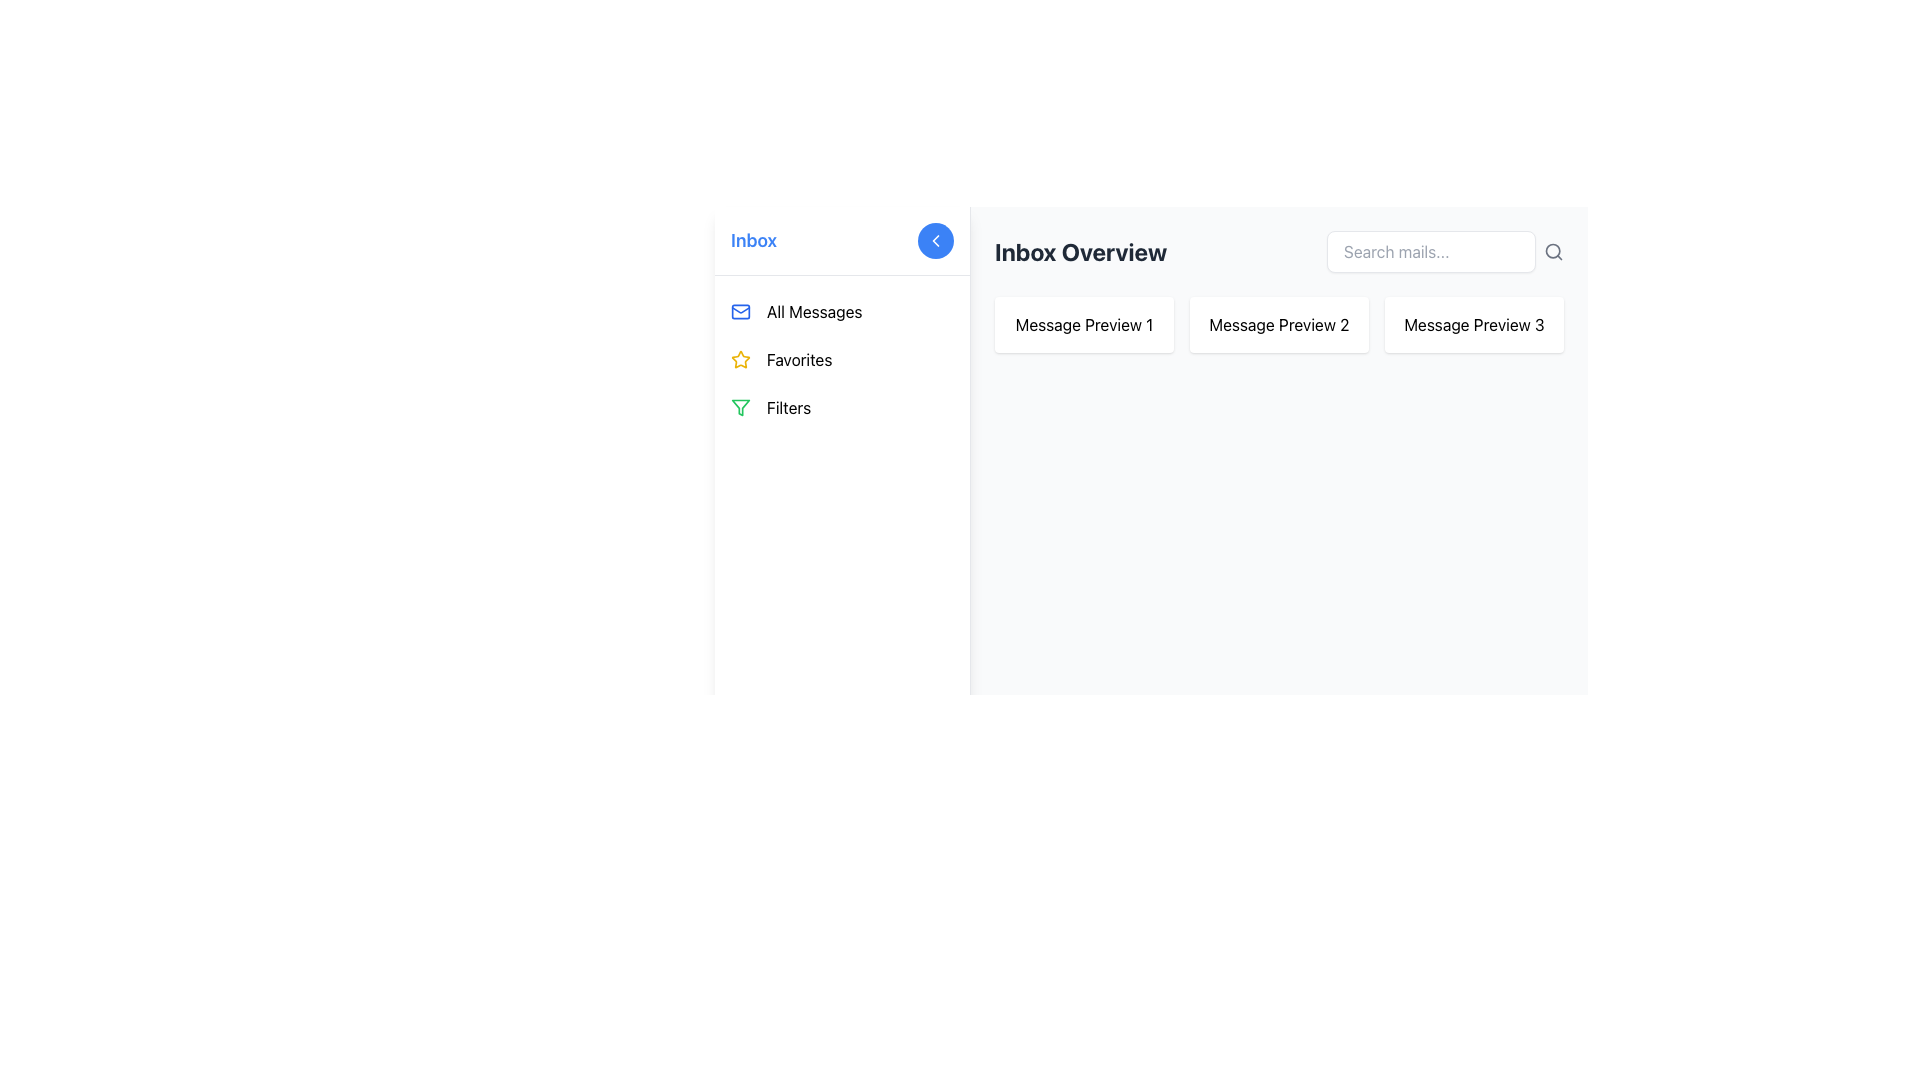 The image size is (1920, 1080). What do you see at coordinates (1430, 250) in the screenshot?
I see `the search bar input field located near the top-right section of the interface` at bounding box center [1430, 250].